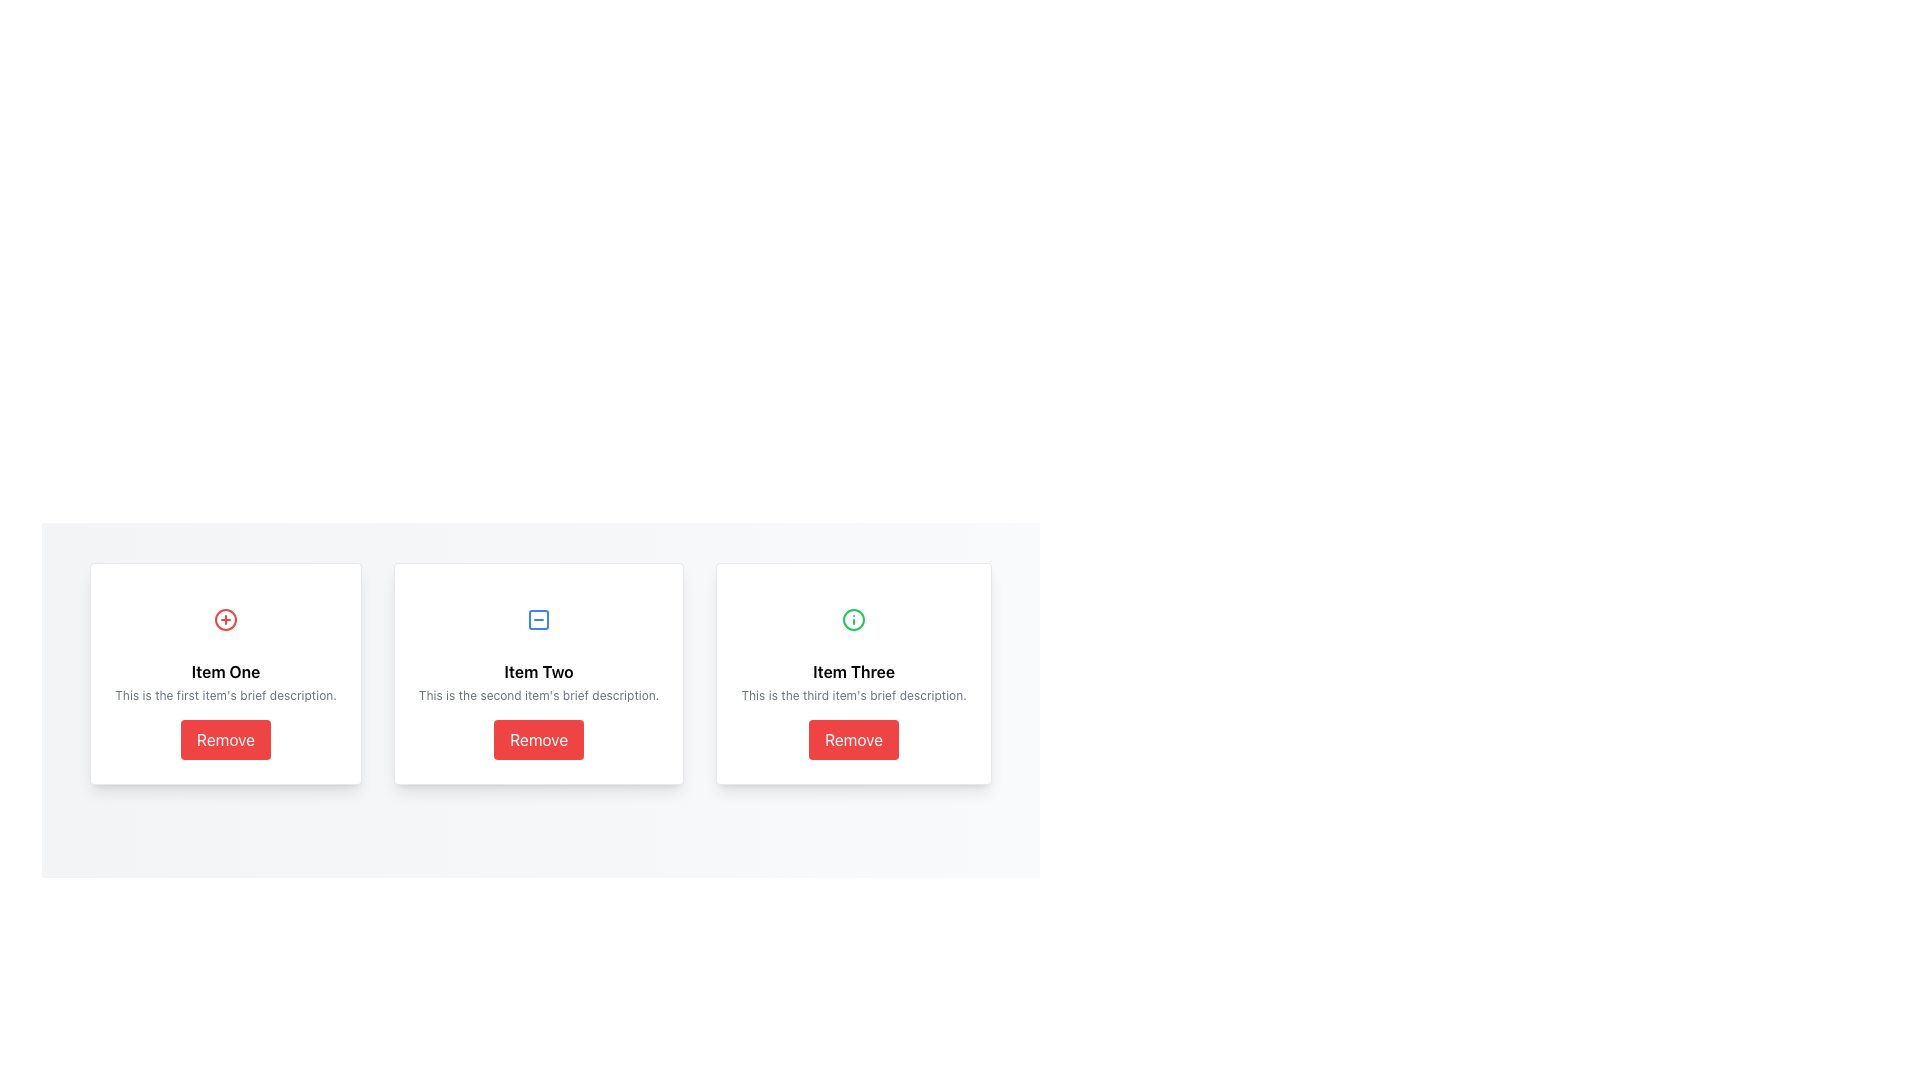 This screenshot has width=1920, height=1080. What do you see at coordinates (854, 619) in the screenshot?
I see `the circular info icon with a green border and dot, located at the center-top of the 'Item Three' card` at bounding box center [854, 619].